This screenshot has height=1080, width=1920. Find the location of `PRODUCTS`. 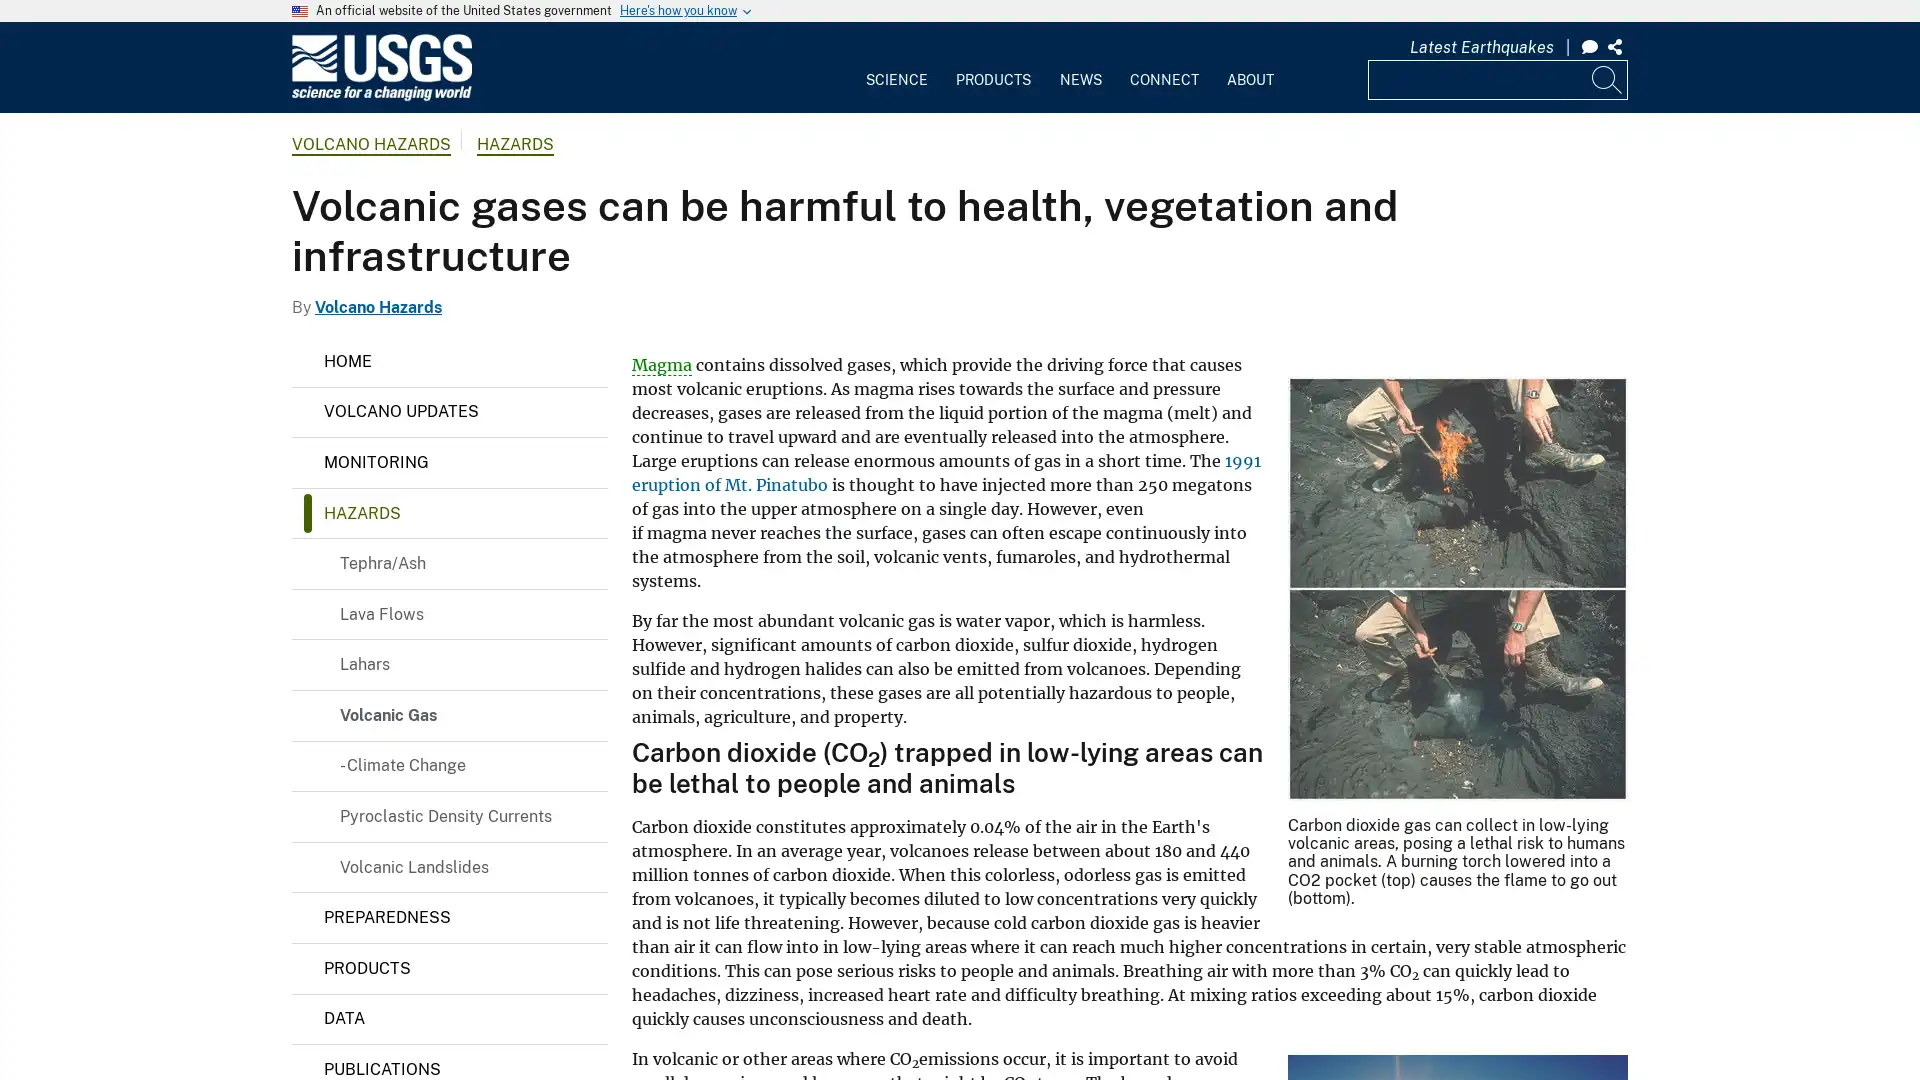

PRODUCTS is located at coordinates (993, 65).